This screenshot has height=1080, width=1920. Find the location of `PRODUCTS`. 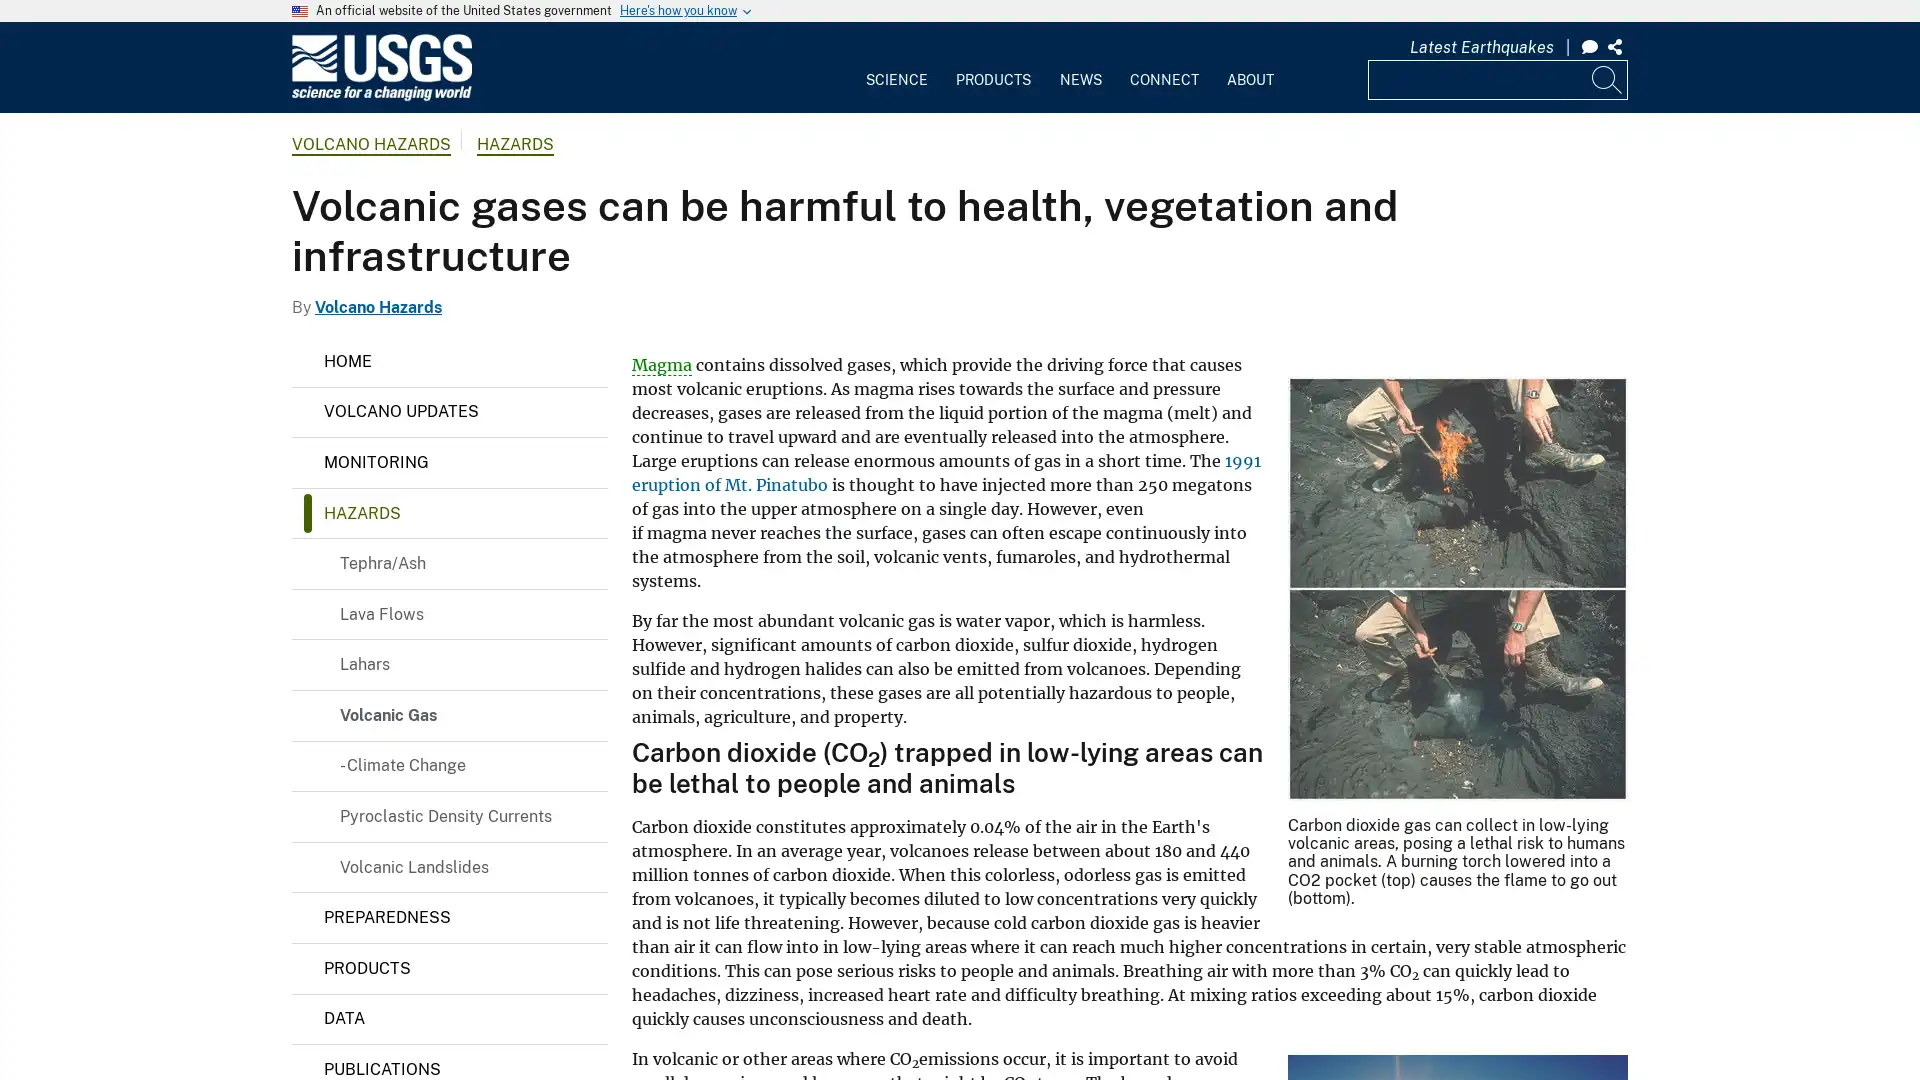

PRODUCTS is located at coordinates (993, 65).